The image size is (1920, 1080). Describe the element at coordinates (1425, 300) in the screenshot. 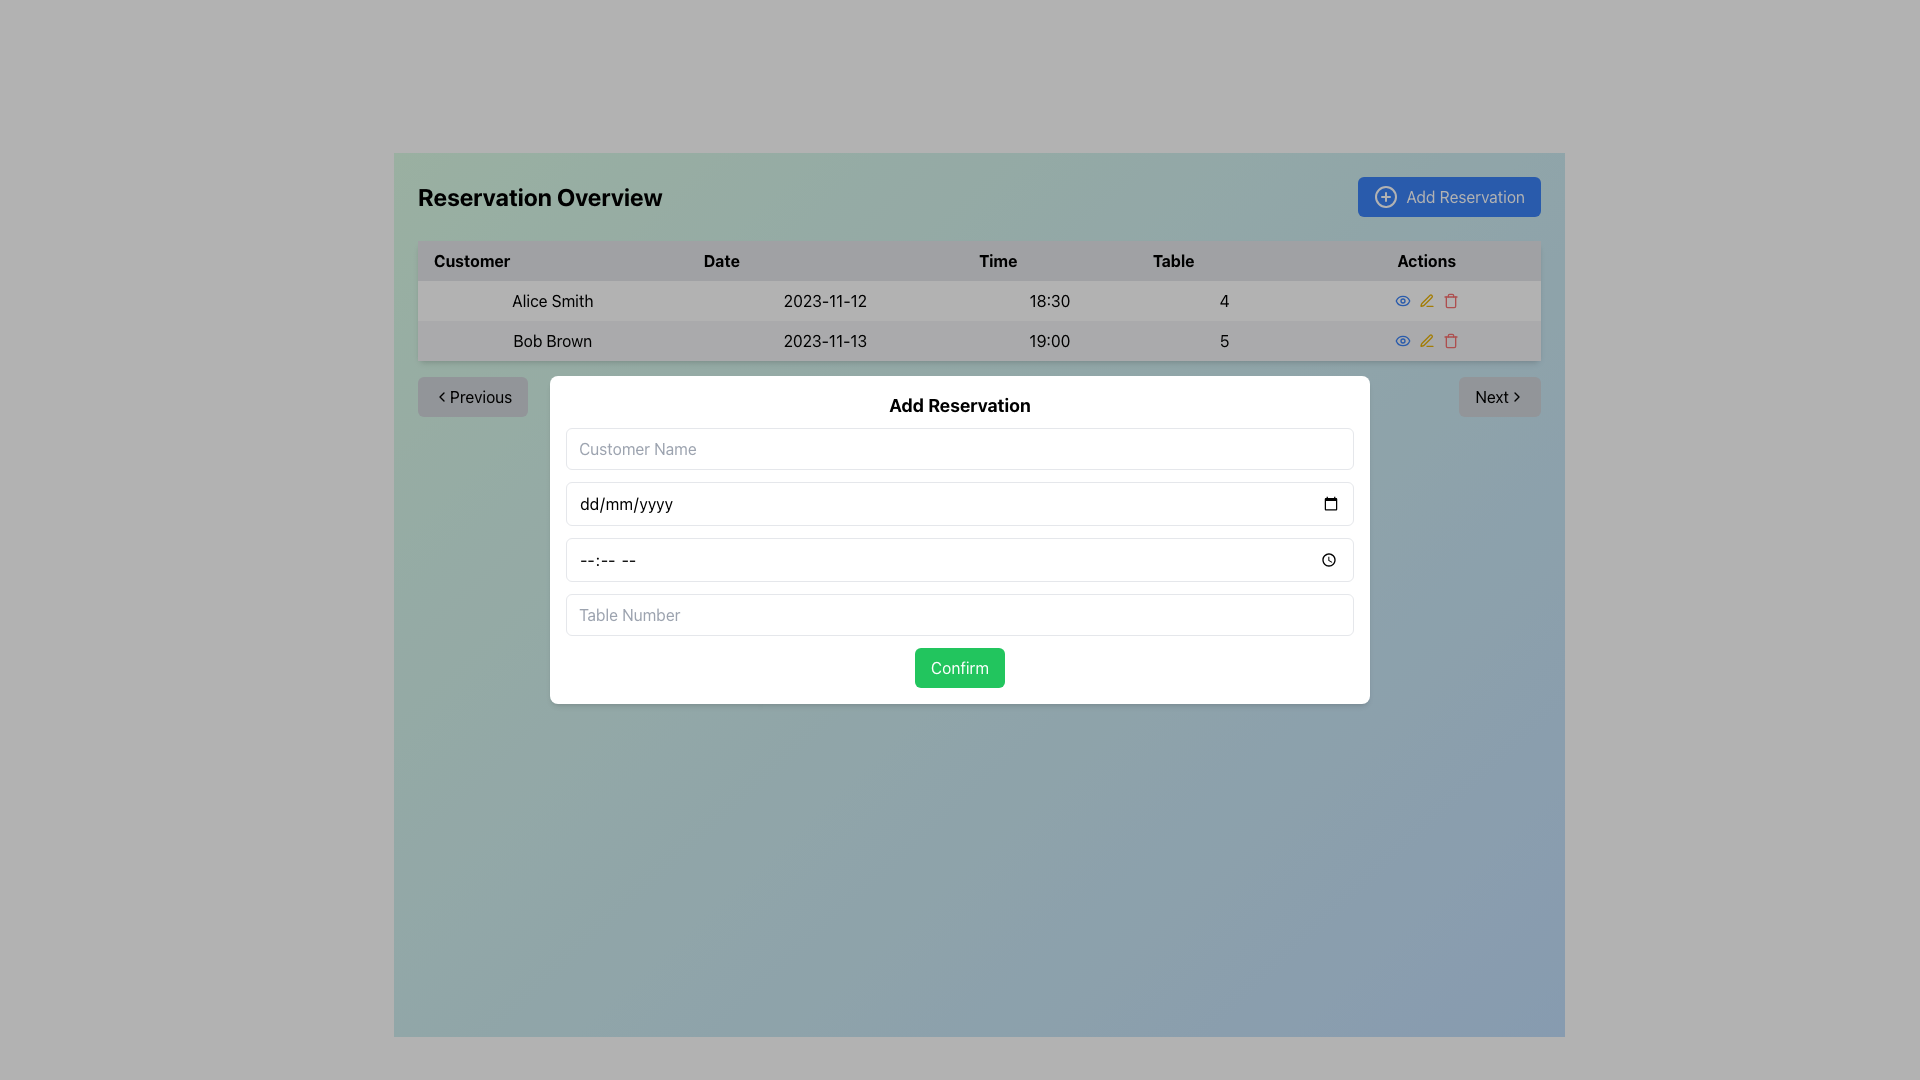

I see `the yellow pencil icon button in the actions column of the top row in the table to initiate the editing action` at that location.